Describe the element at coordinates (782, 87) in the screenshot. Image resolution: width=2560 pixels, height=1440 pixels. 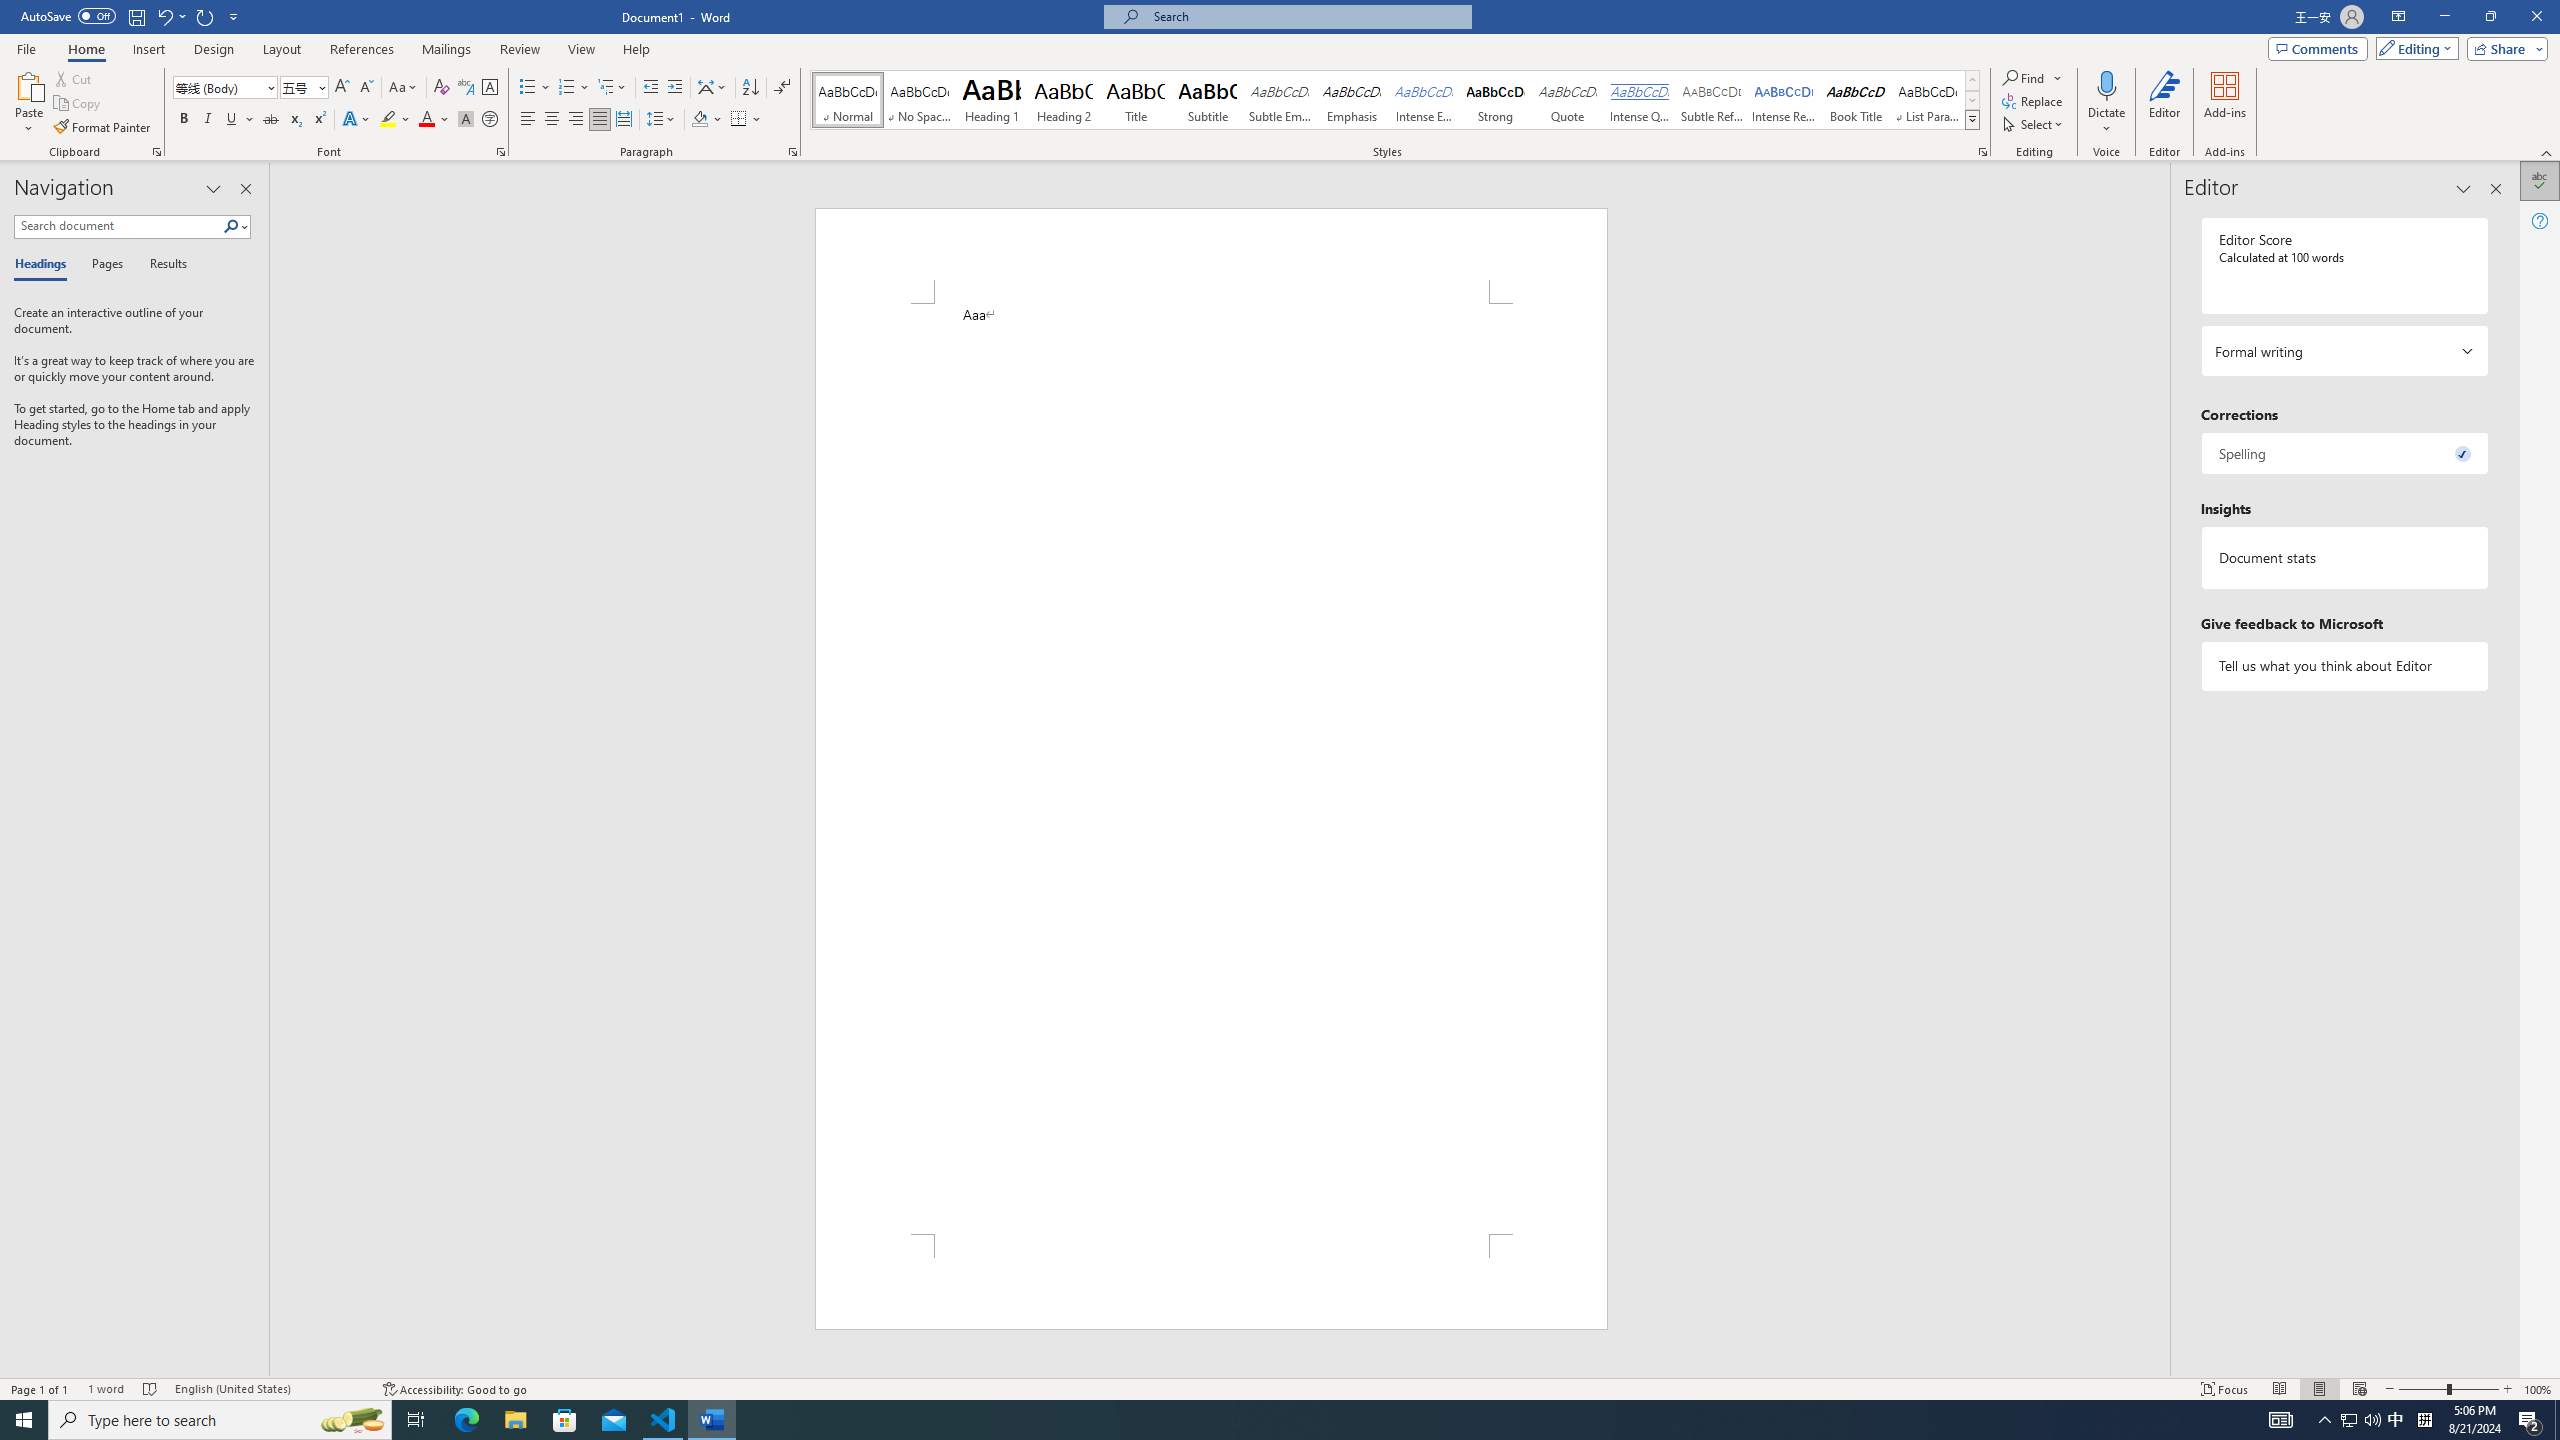
I see `'Show/Hide Editing Marks'` at that location.